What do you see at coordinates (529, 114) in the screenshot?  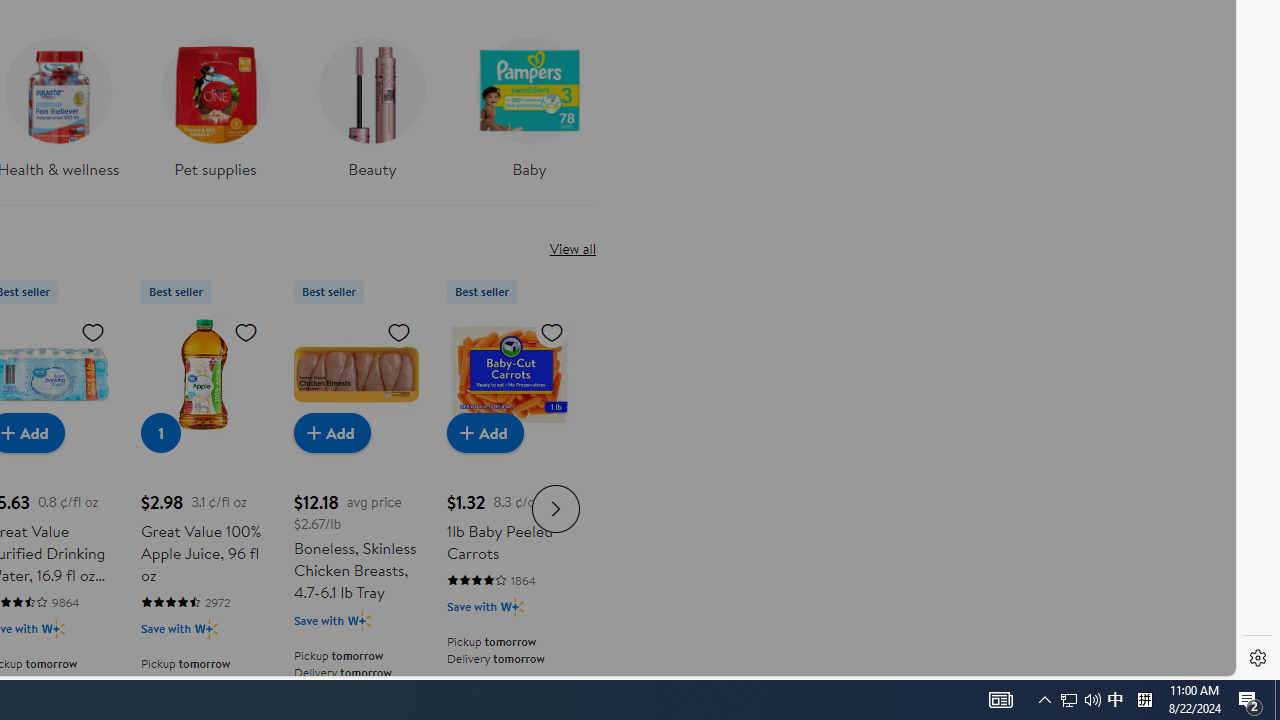 I see `'Baby'` at bounding box center [529, 114].